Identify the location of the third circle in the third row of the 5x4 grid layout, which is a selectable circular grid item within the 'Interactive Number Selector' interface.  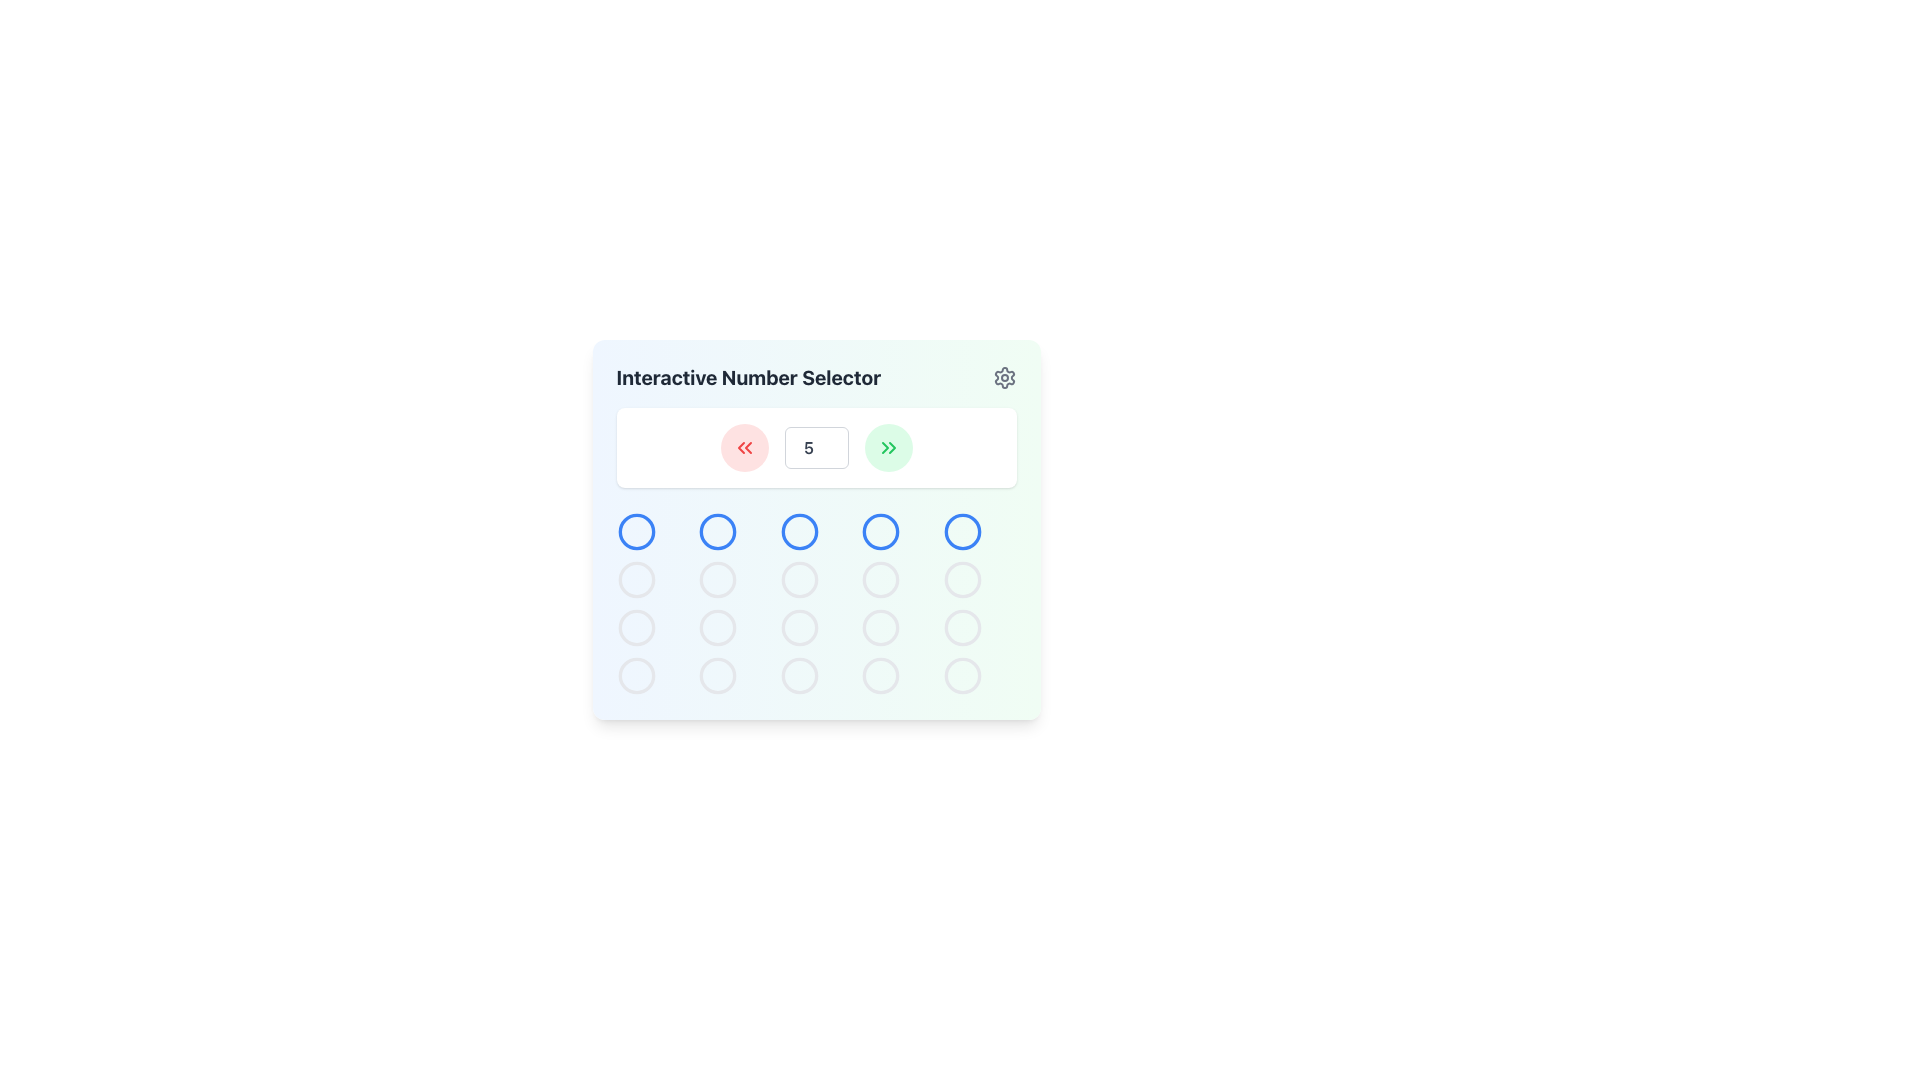
(718, 627).